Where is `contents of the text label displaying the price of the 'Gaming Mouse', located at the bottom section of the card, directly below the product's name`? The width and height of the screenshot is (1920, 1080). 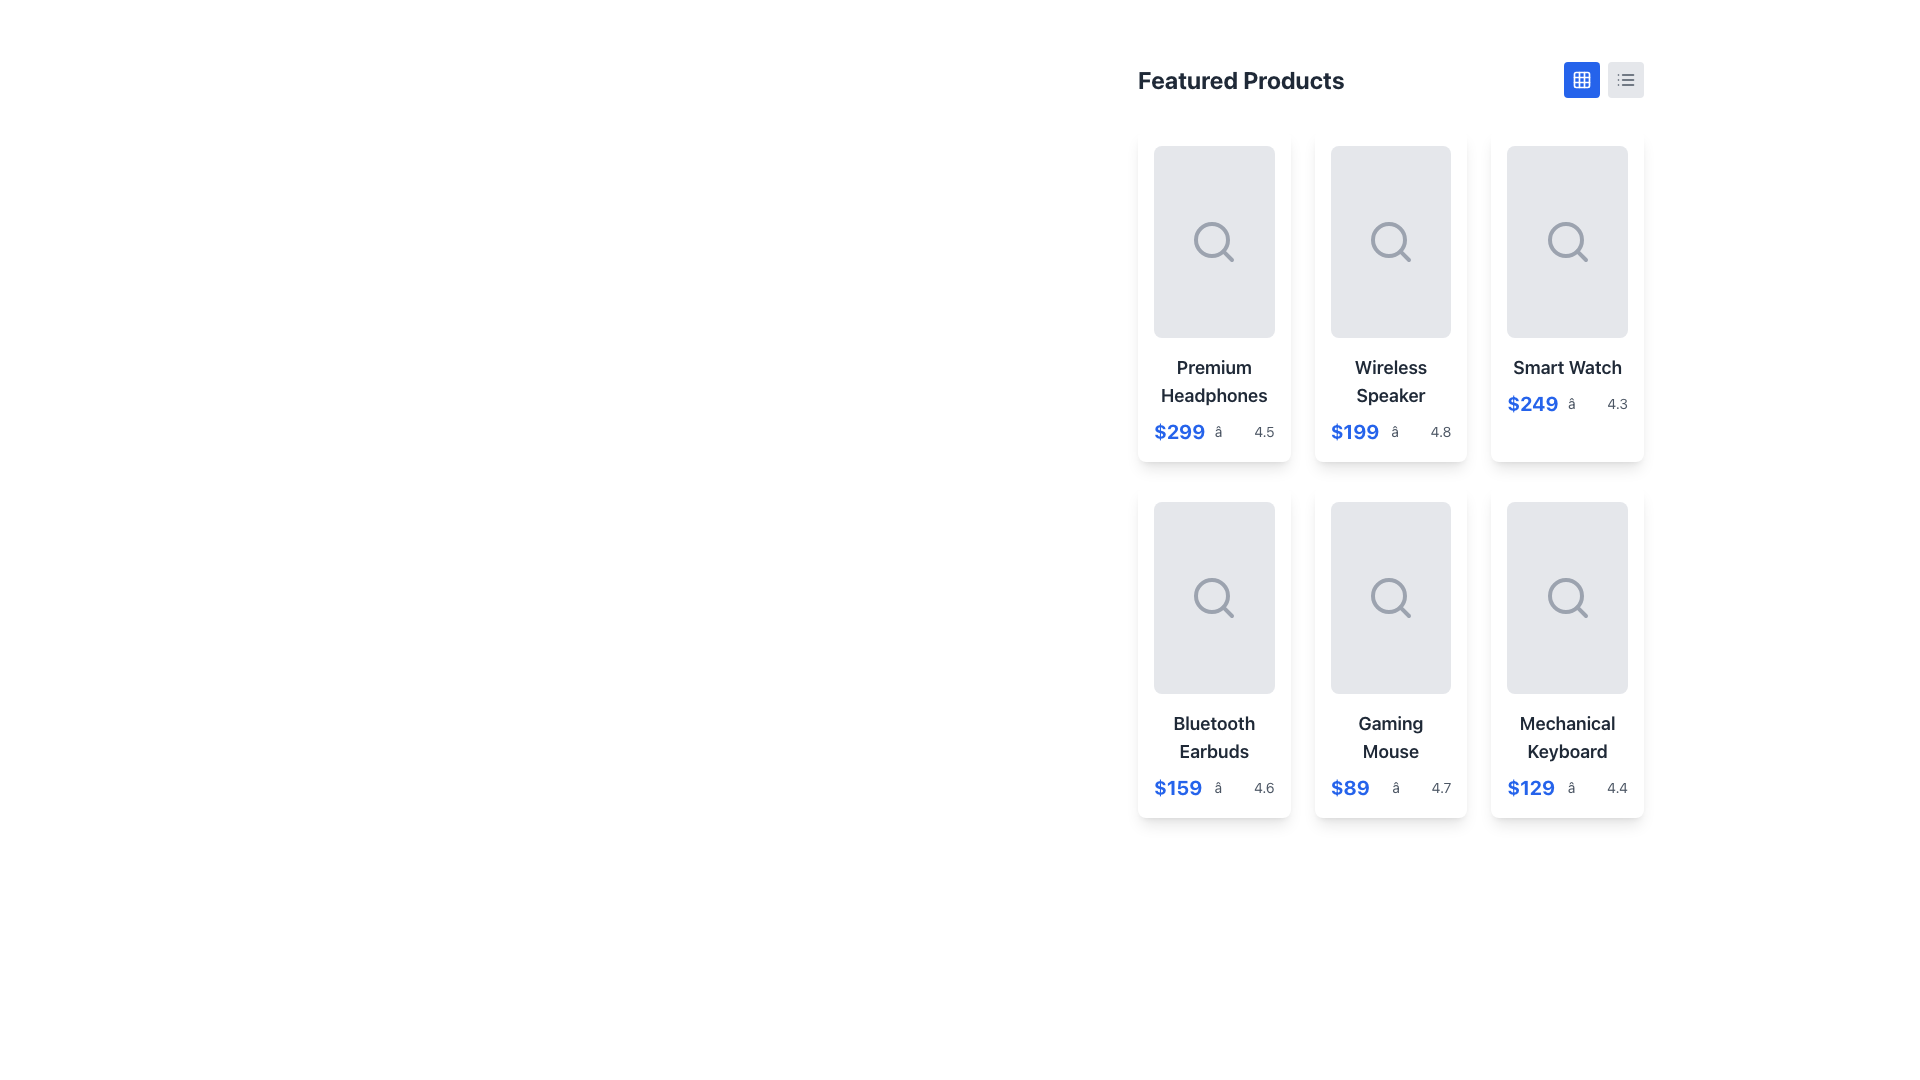
contents of the text label displaying the price of the 'Gaming Mouse', located at the bottom section of the card, directly below the product's name is located at coordinates (1350, 786).